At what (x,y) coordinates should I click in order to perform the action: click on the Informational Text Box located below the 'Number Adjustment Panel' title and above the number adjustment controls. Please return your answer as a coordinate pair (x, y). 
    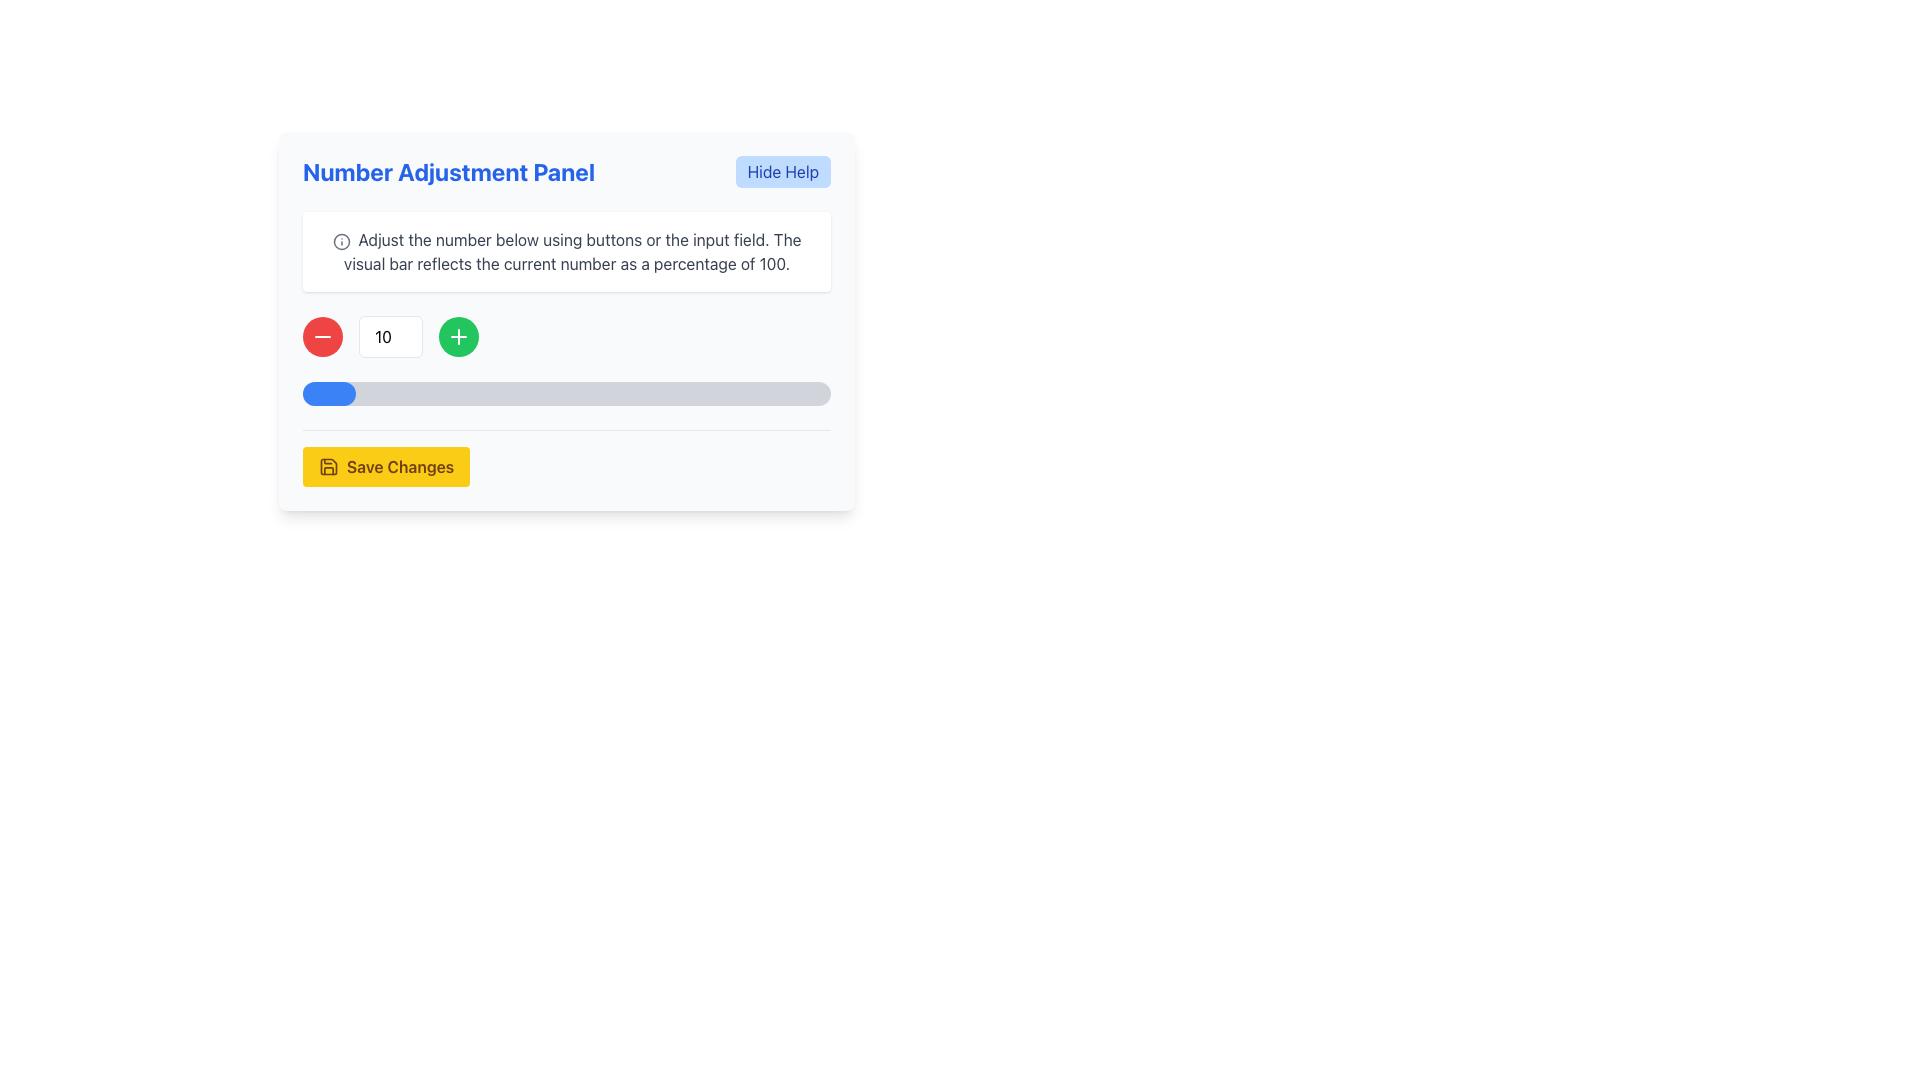
    Looking at the image, I should click on (565, 250).